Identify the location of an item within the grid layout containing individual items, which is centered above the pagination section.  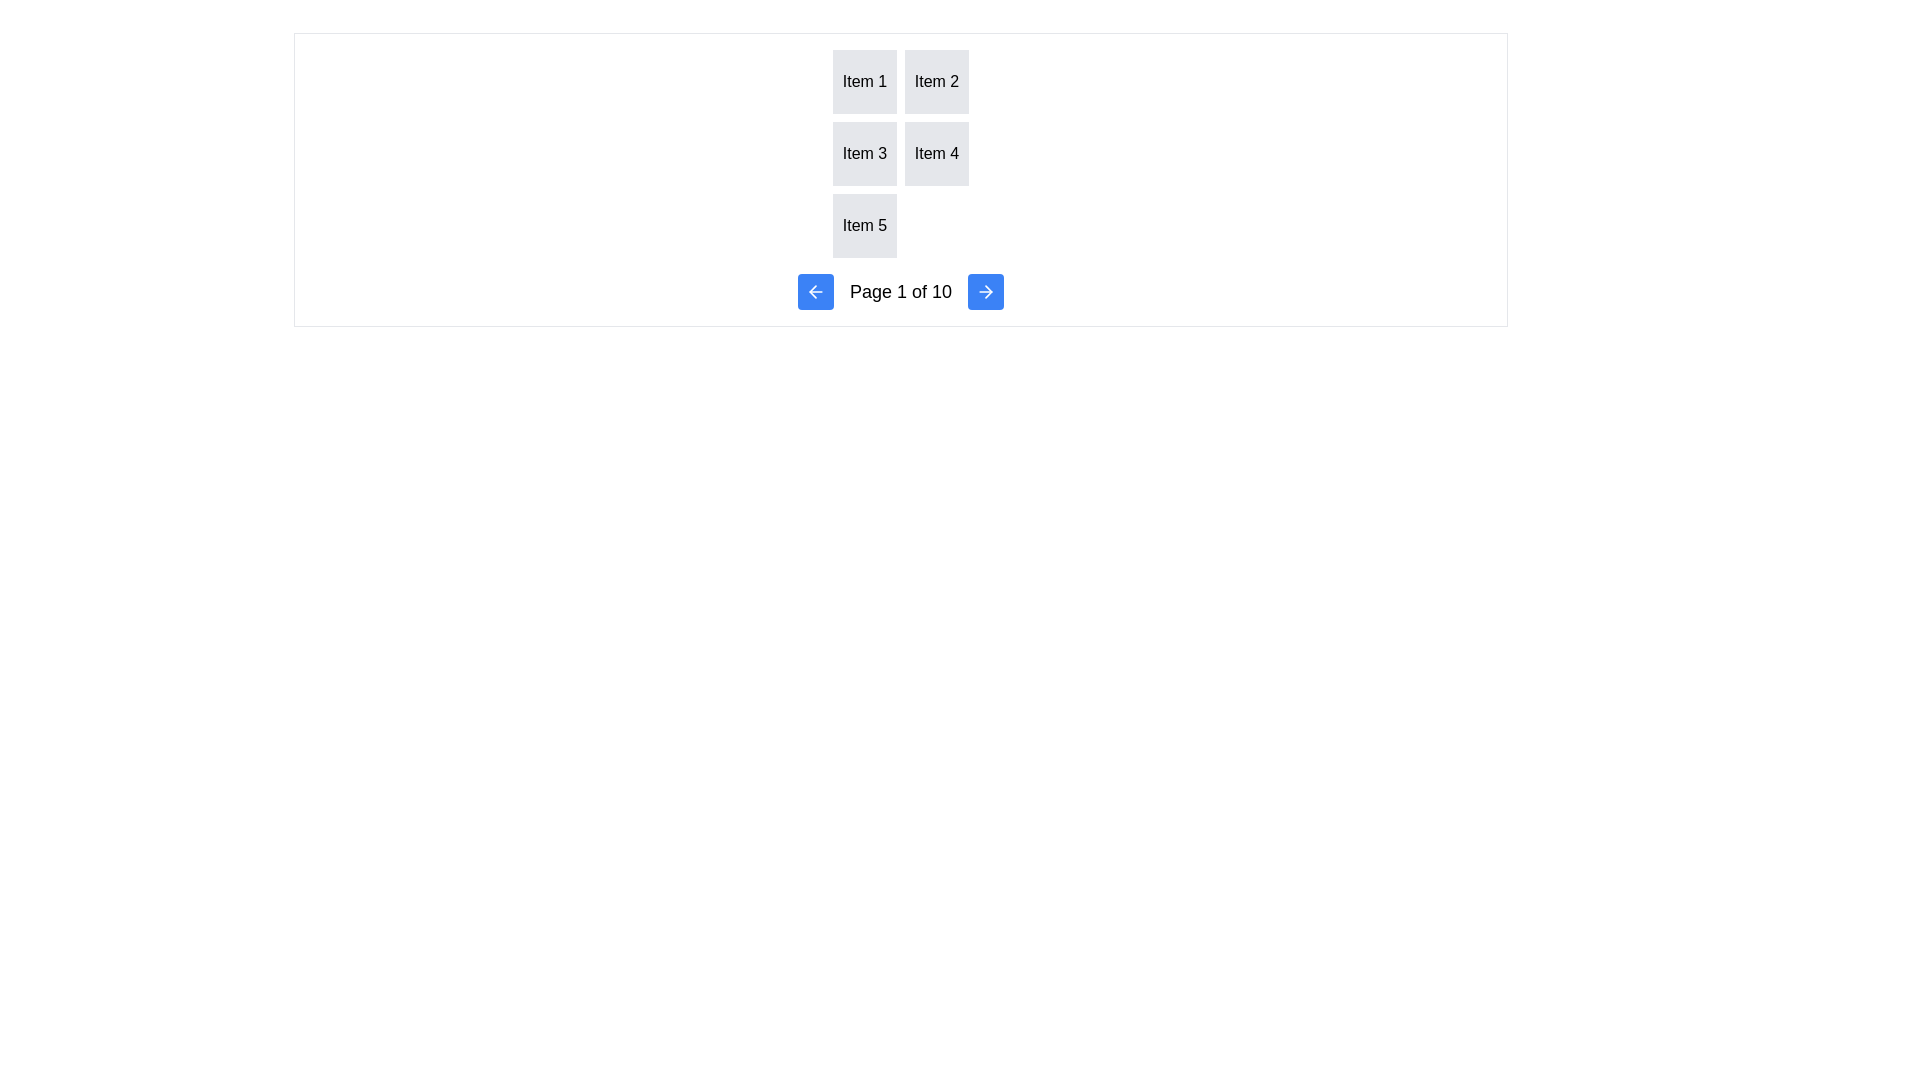
(900, 153).